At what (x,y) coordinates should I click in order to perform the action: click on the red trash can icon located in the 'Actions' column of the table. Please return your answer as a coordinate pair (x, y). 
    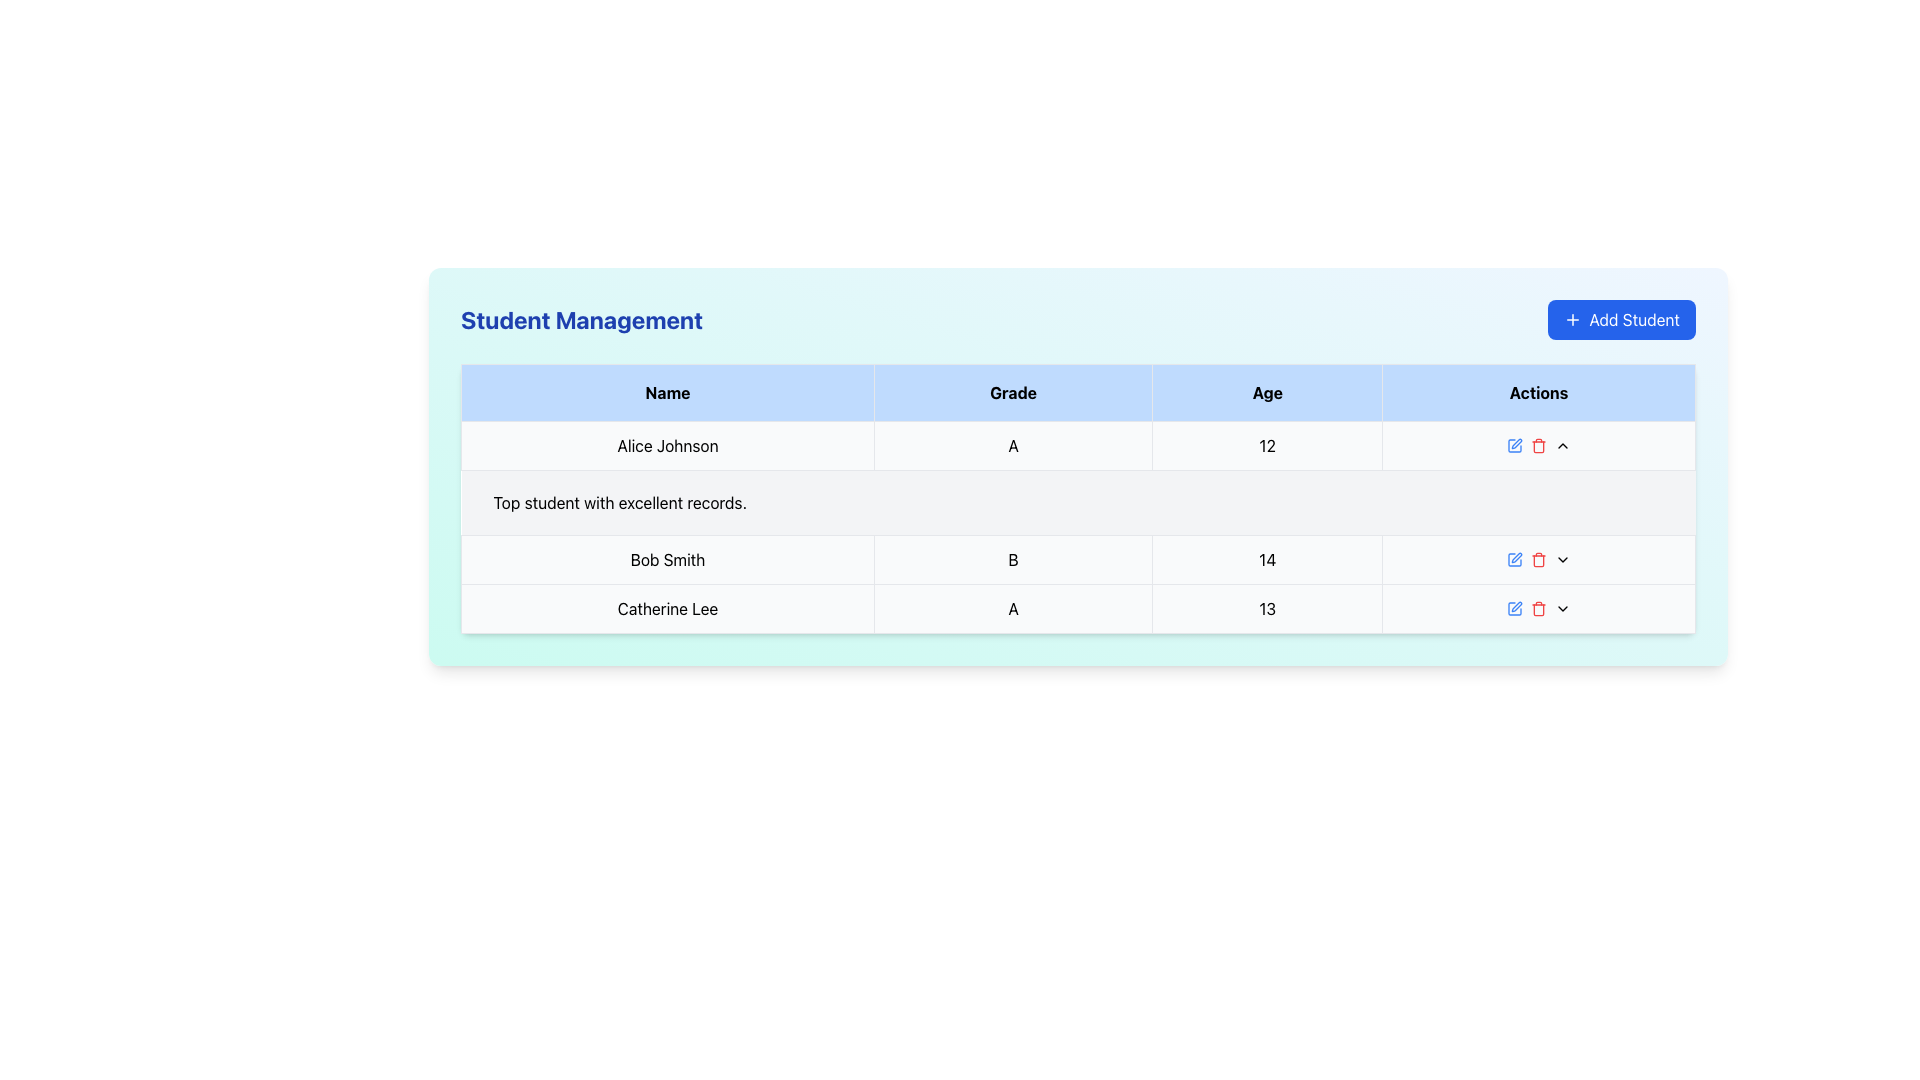
    Looking at the image, I should click on (1538, 609).